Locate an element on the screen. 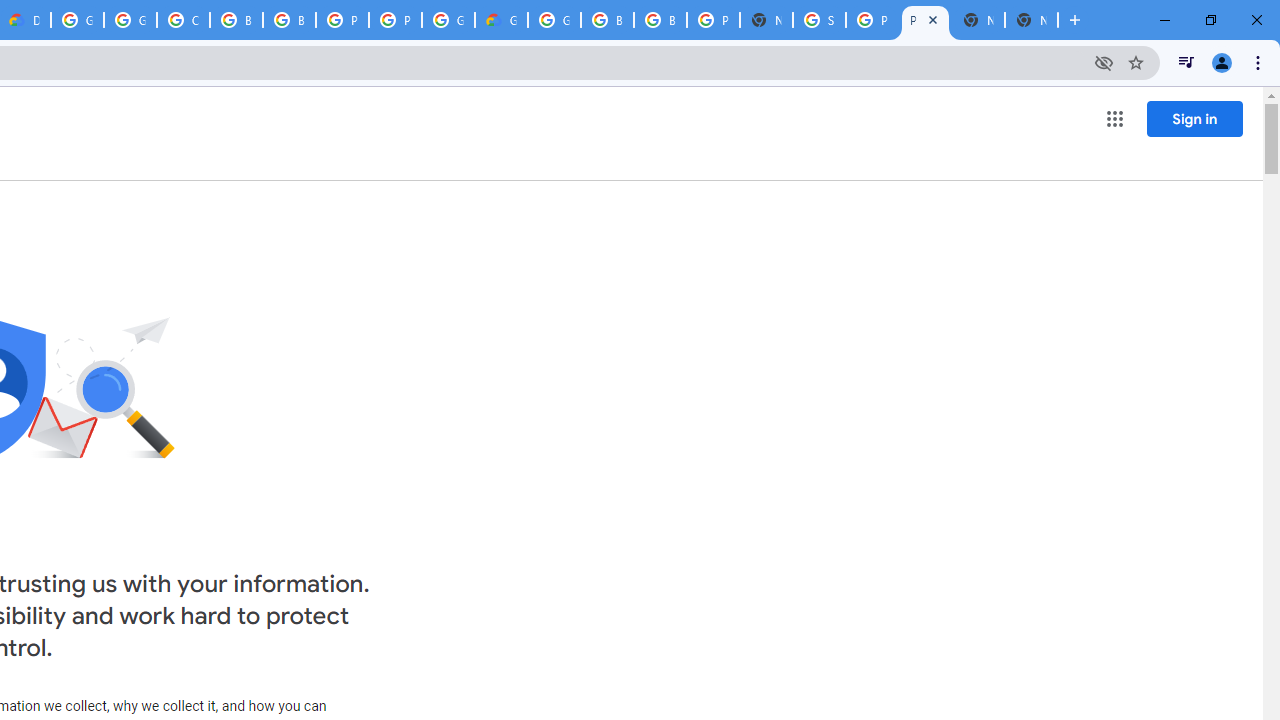 This screenshot has height=720, width=1280. 'Sign in - Google Accounts' is located at coordinates (819, 20).